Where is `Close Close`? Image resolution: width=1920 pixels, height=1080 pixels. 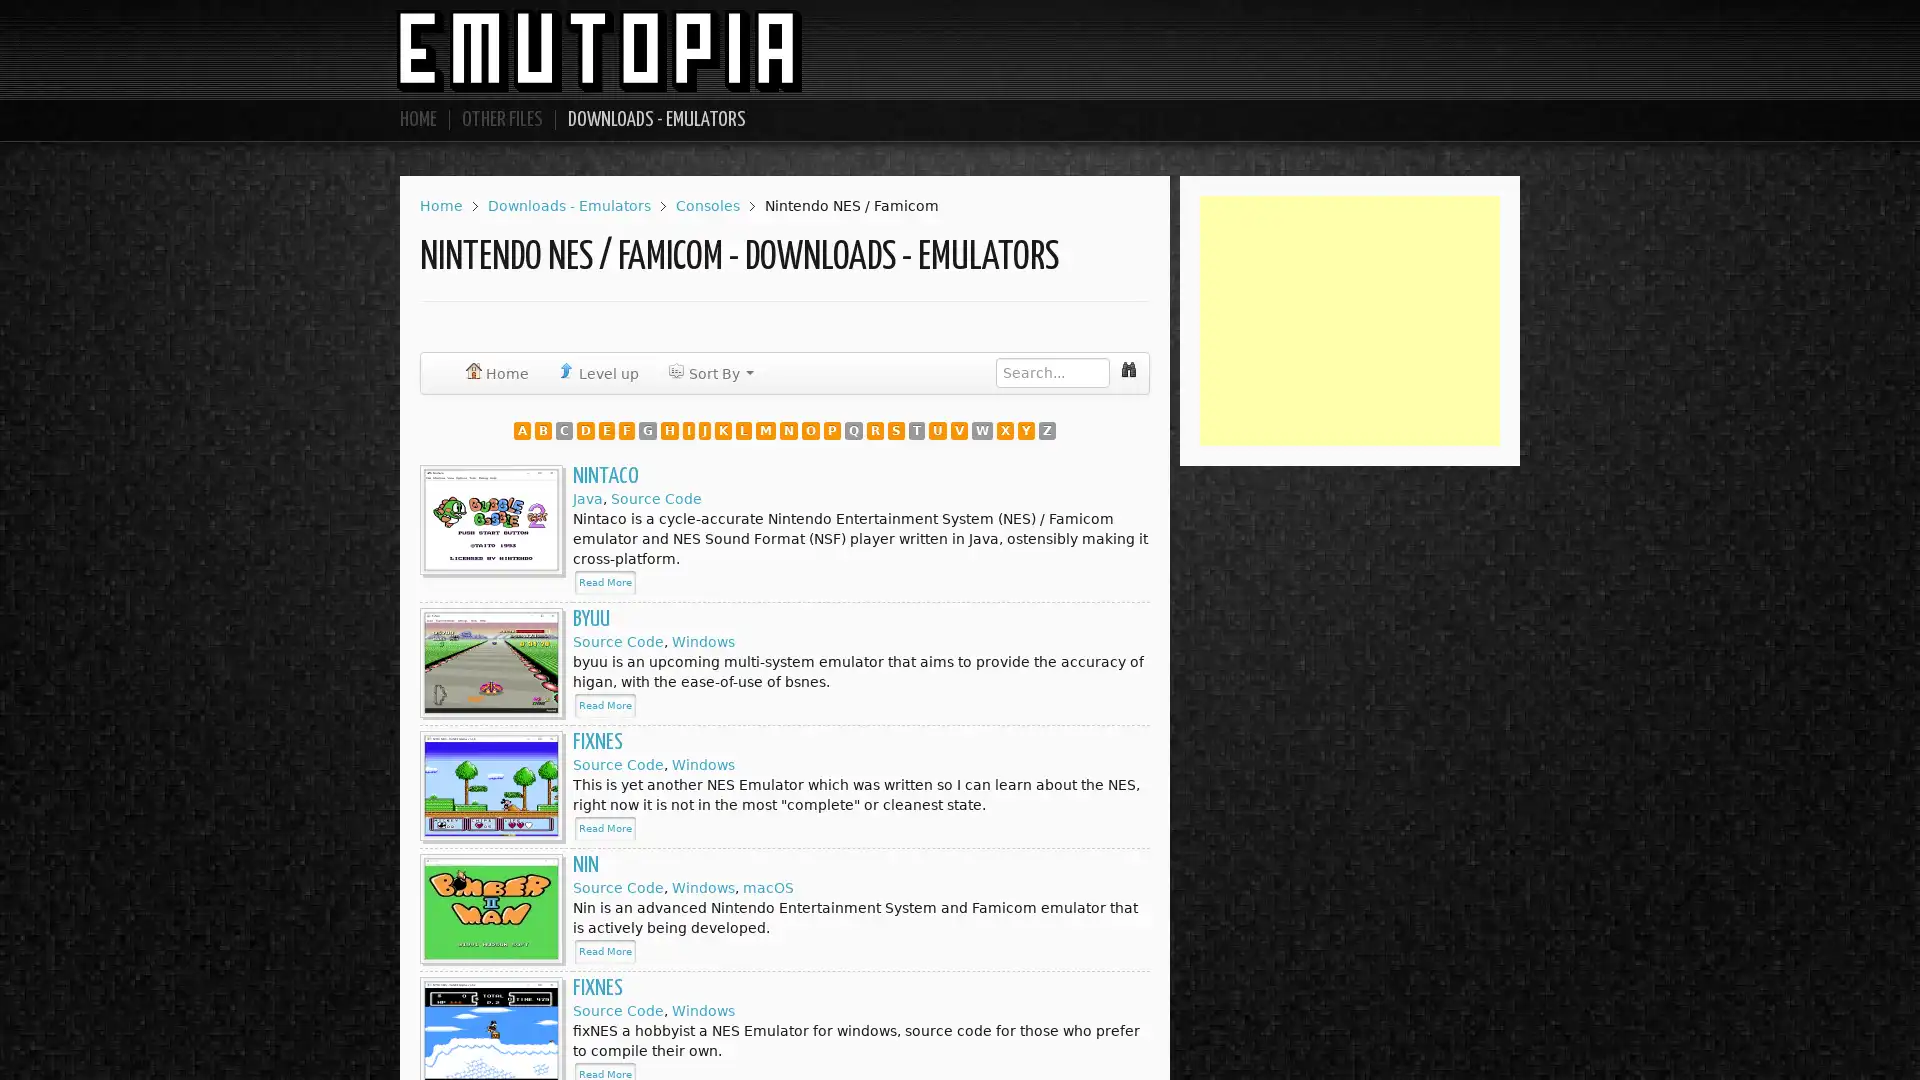 Close Close is located at coordinates (1106, 429).